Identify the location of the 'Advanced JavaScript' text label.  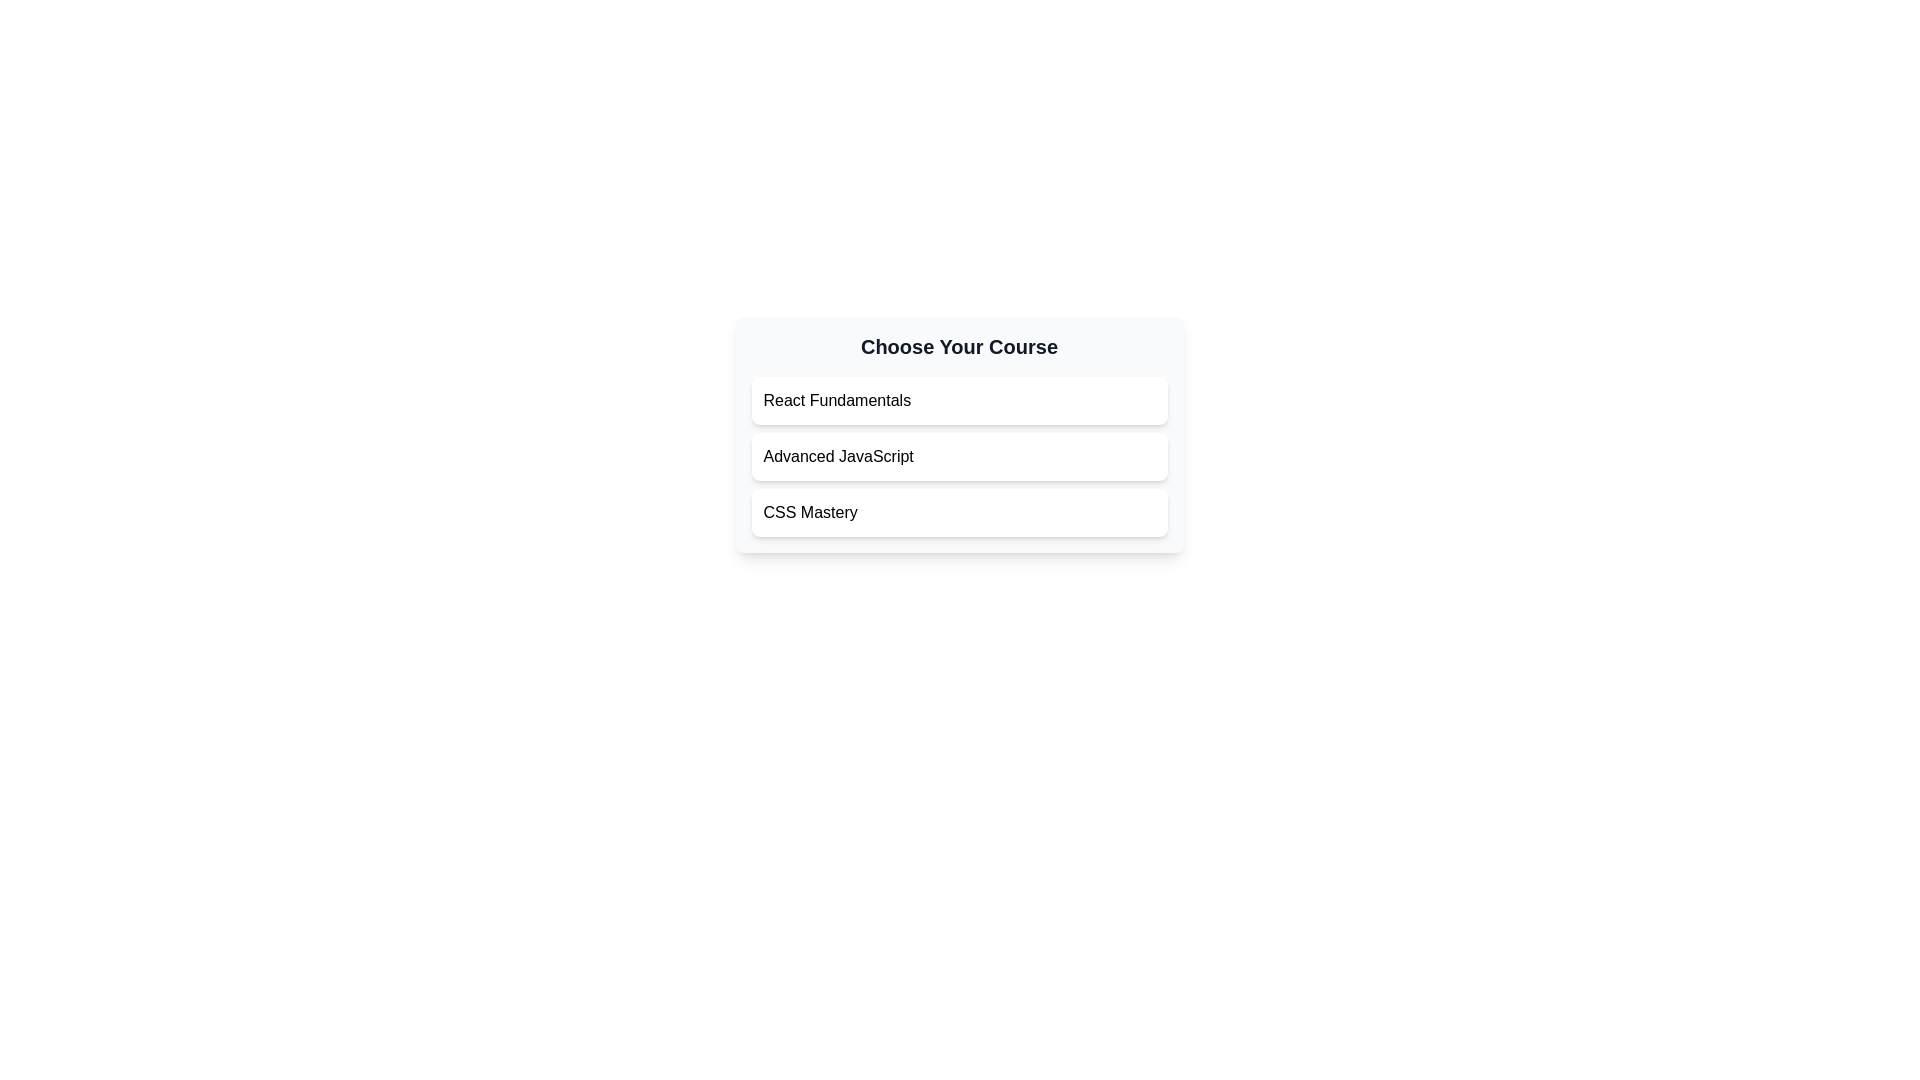
(838, 456).